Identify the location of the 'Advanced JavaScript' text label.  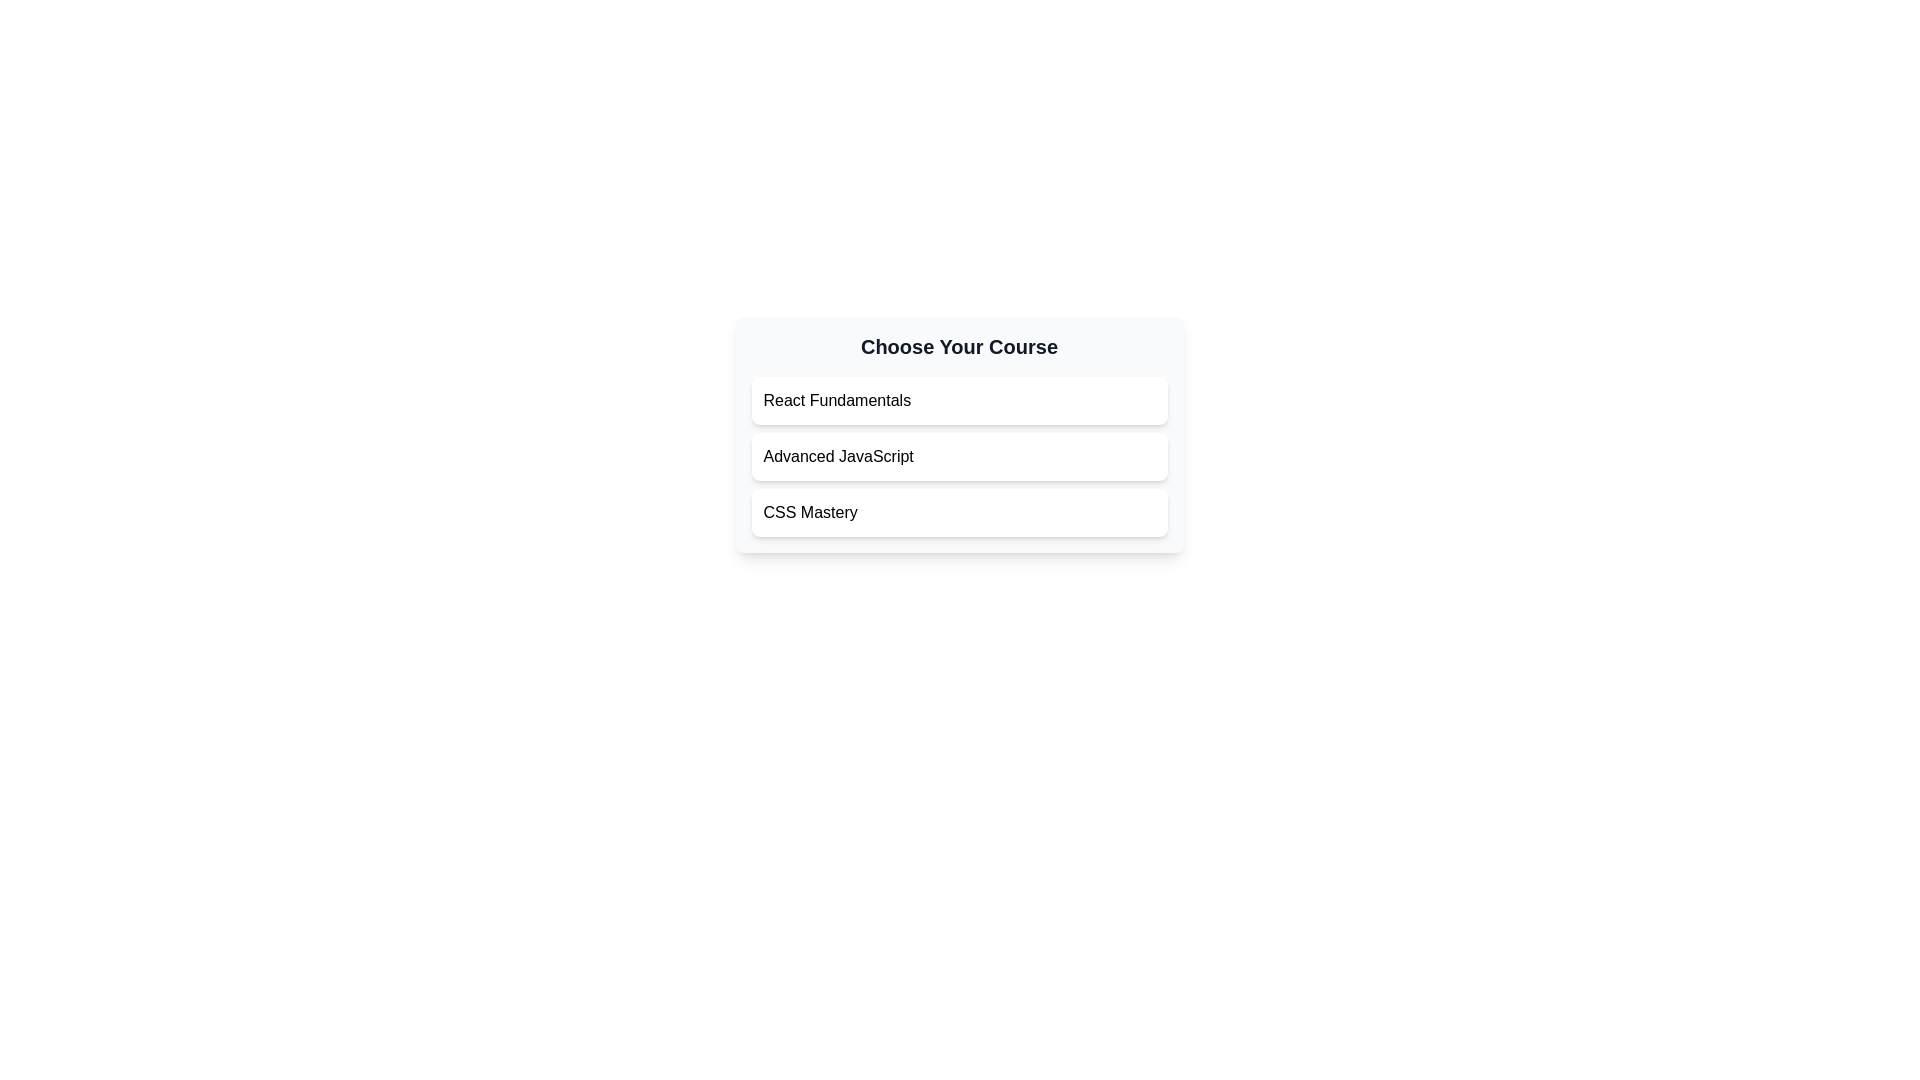
(838, 456).